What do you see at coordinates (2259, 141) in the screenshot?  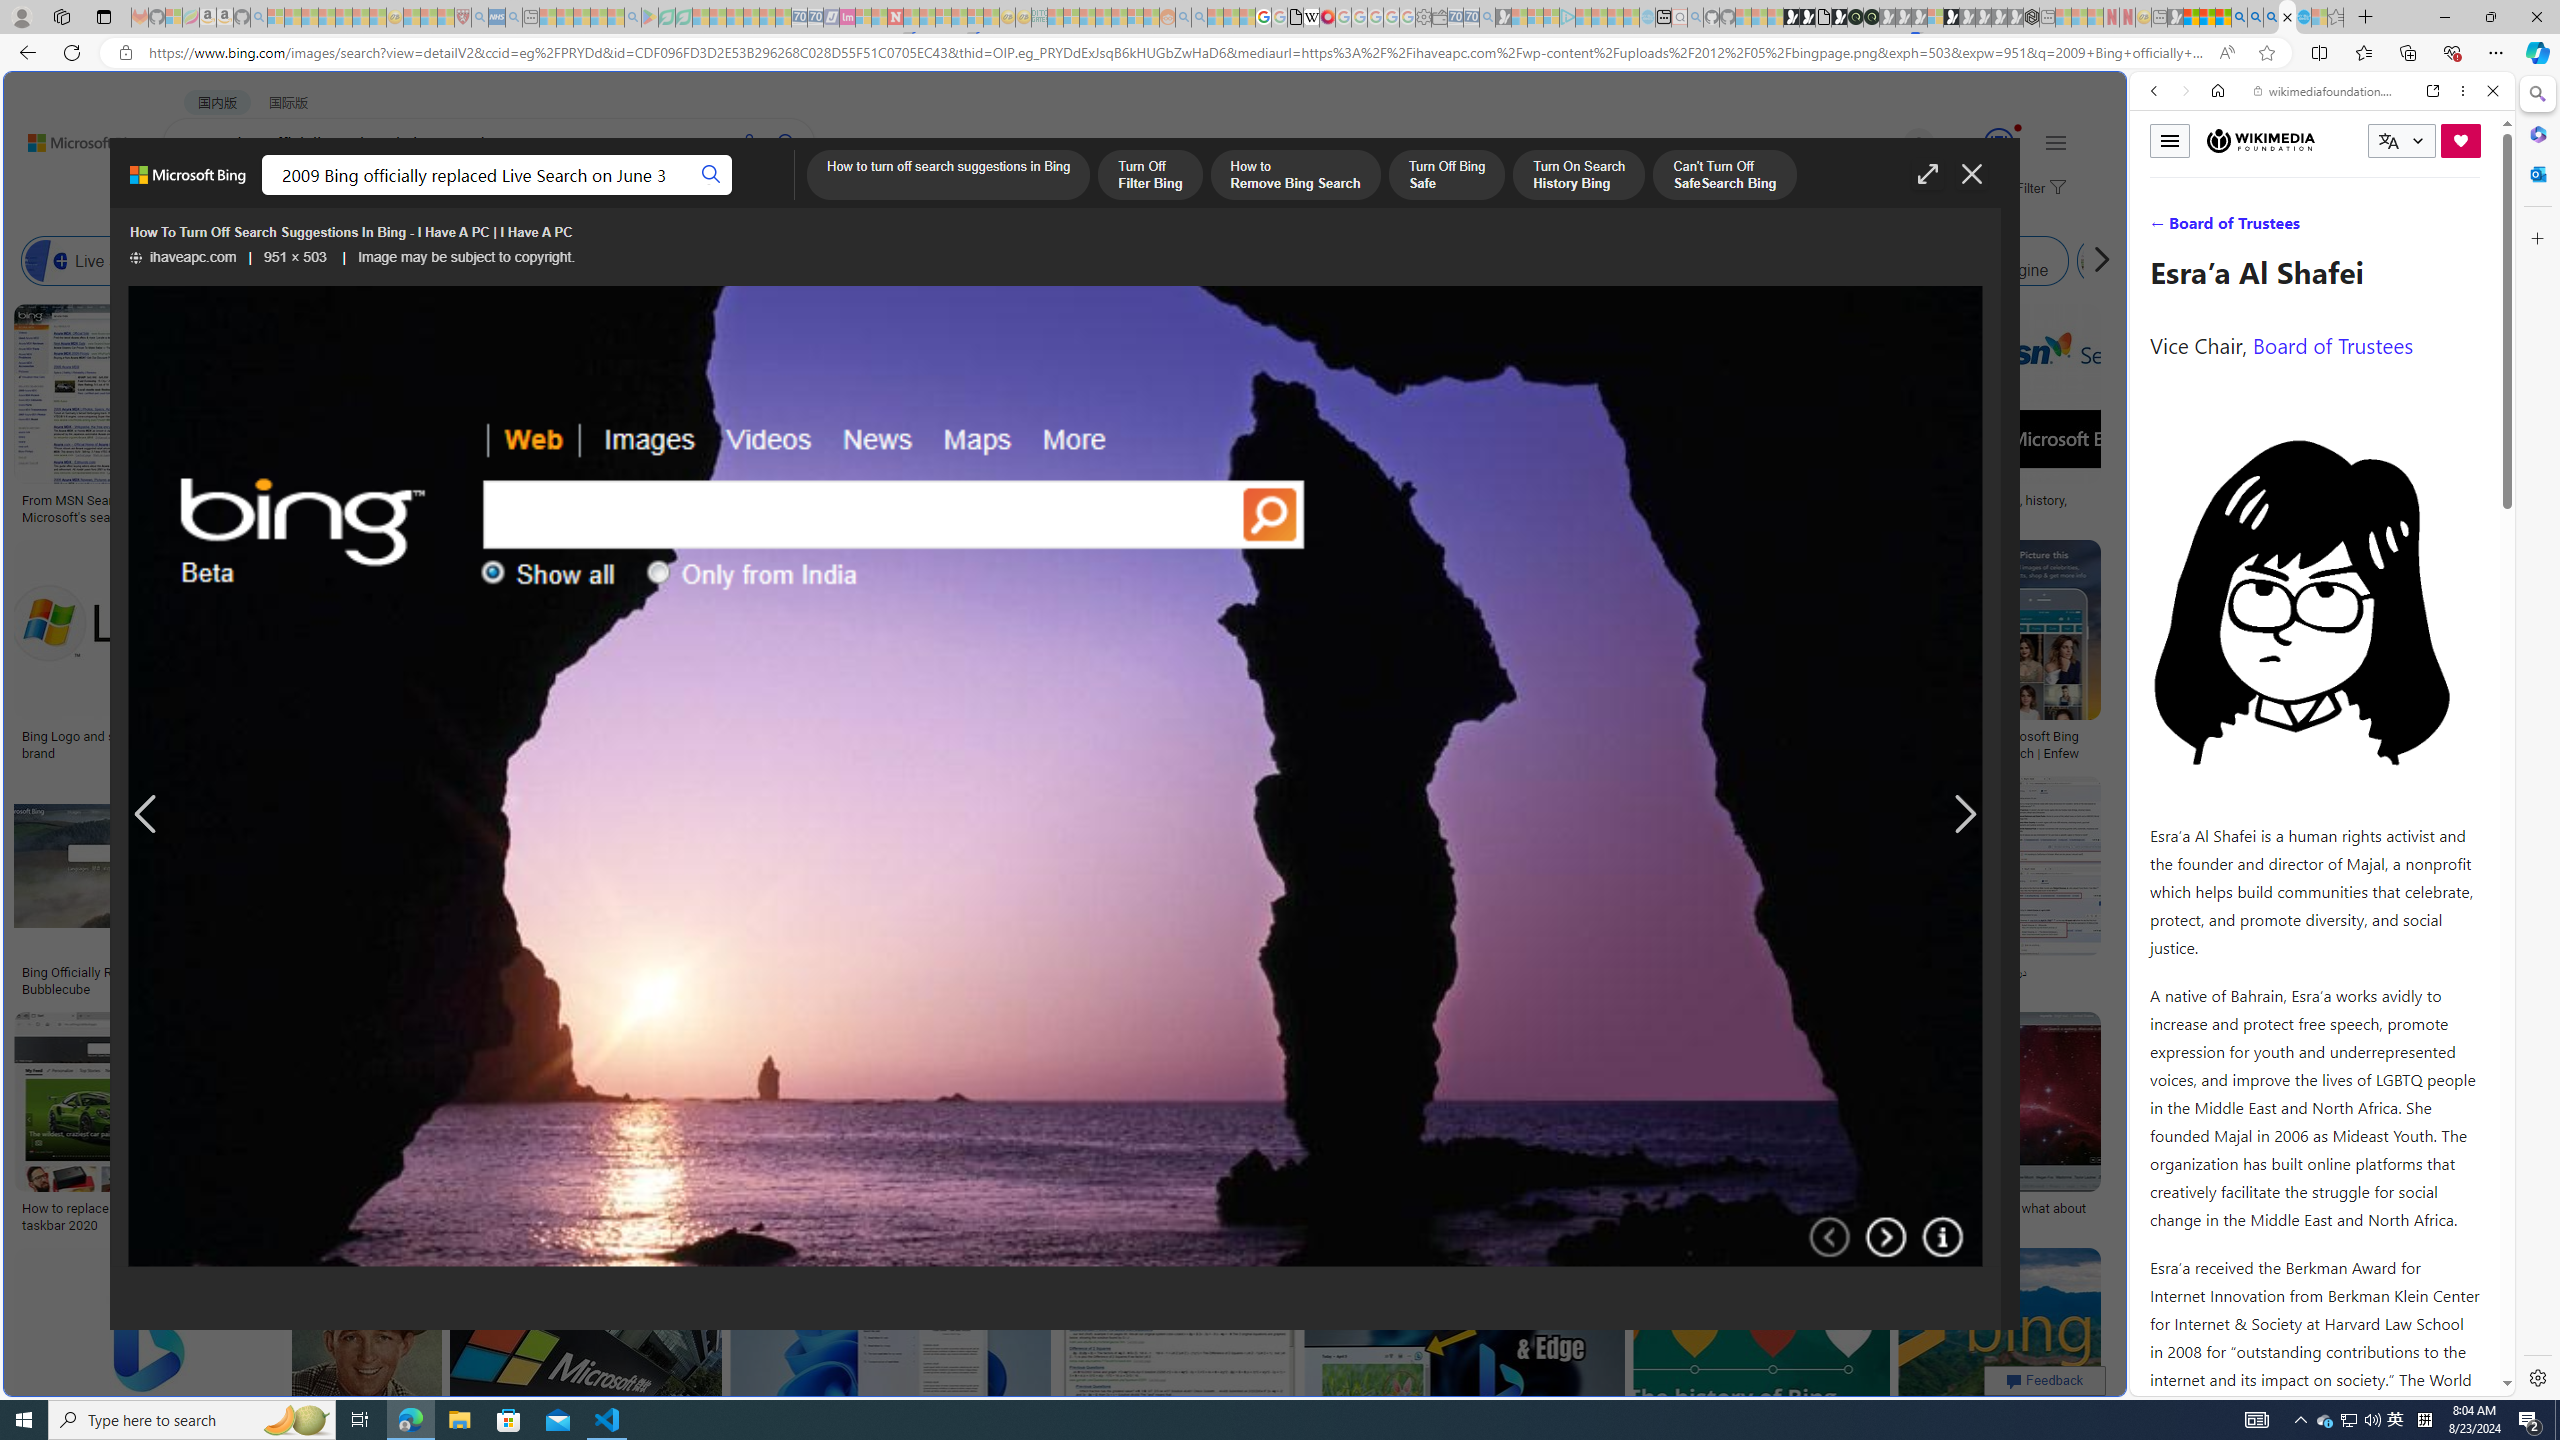 I see `'Wikimedia Foundation'` at bounding box center [2259, 141].